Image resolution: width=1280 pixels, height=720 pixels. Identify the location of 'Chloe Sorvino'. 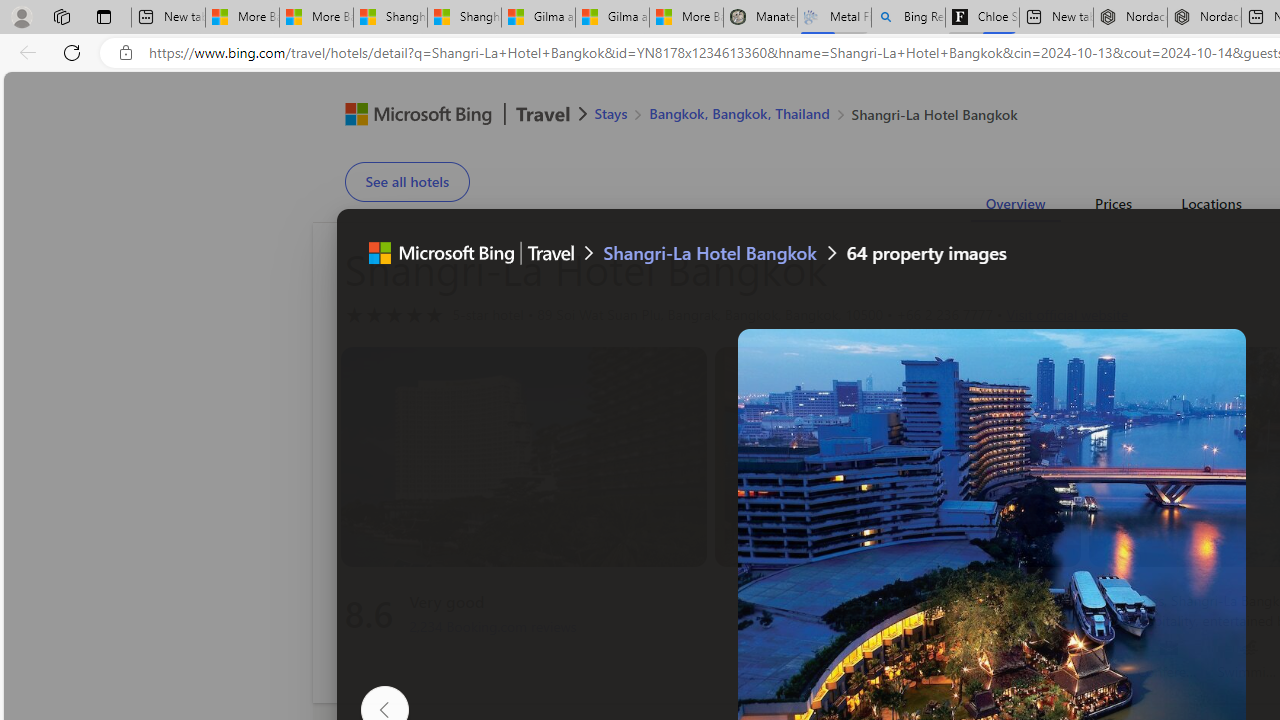
(982, 17).